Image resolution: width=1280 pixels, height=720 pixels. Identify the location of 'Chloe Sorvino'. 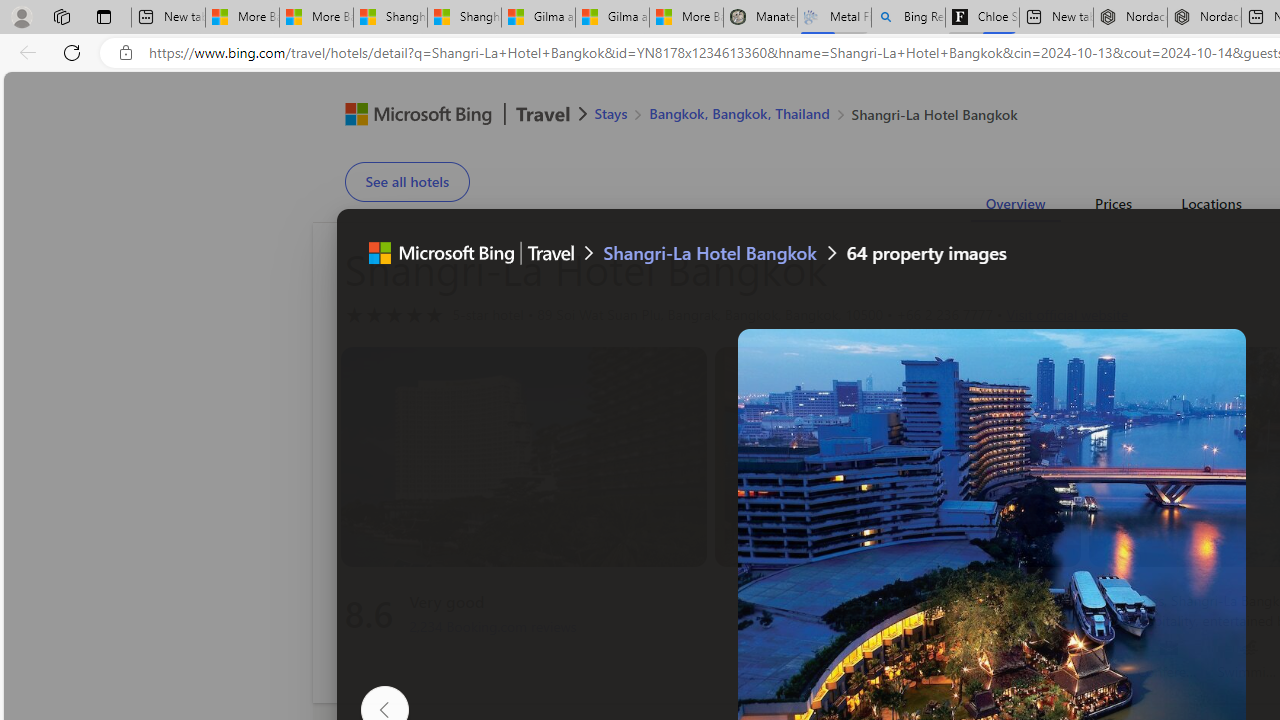
(982, 17).